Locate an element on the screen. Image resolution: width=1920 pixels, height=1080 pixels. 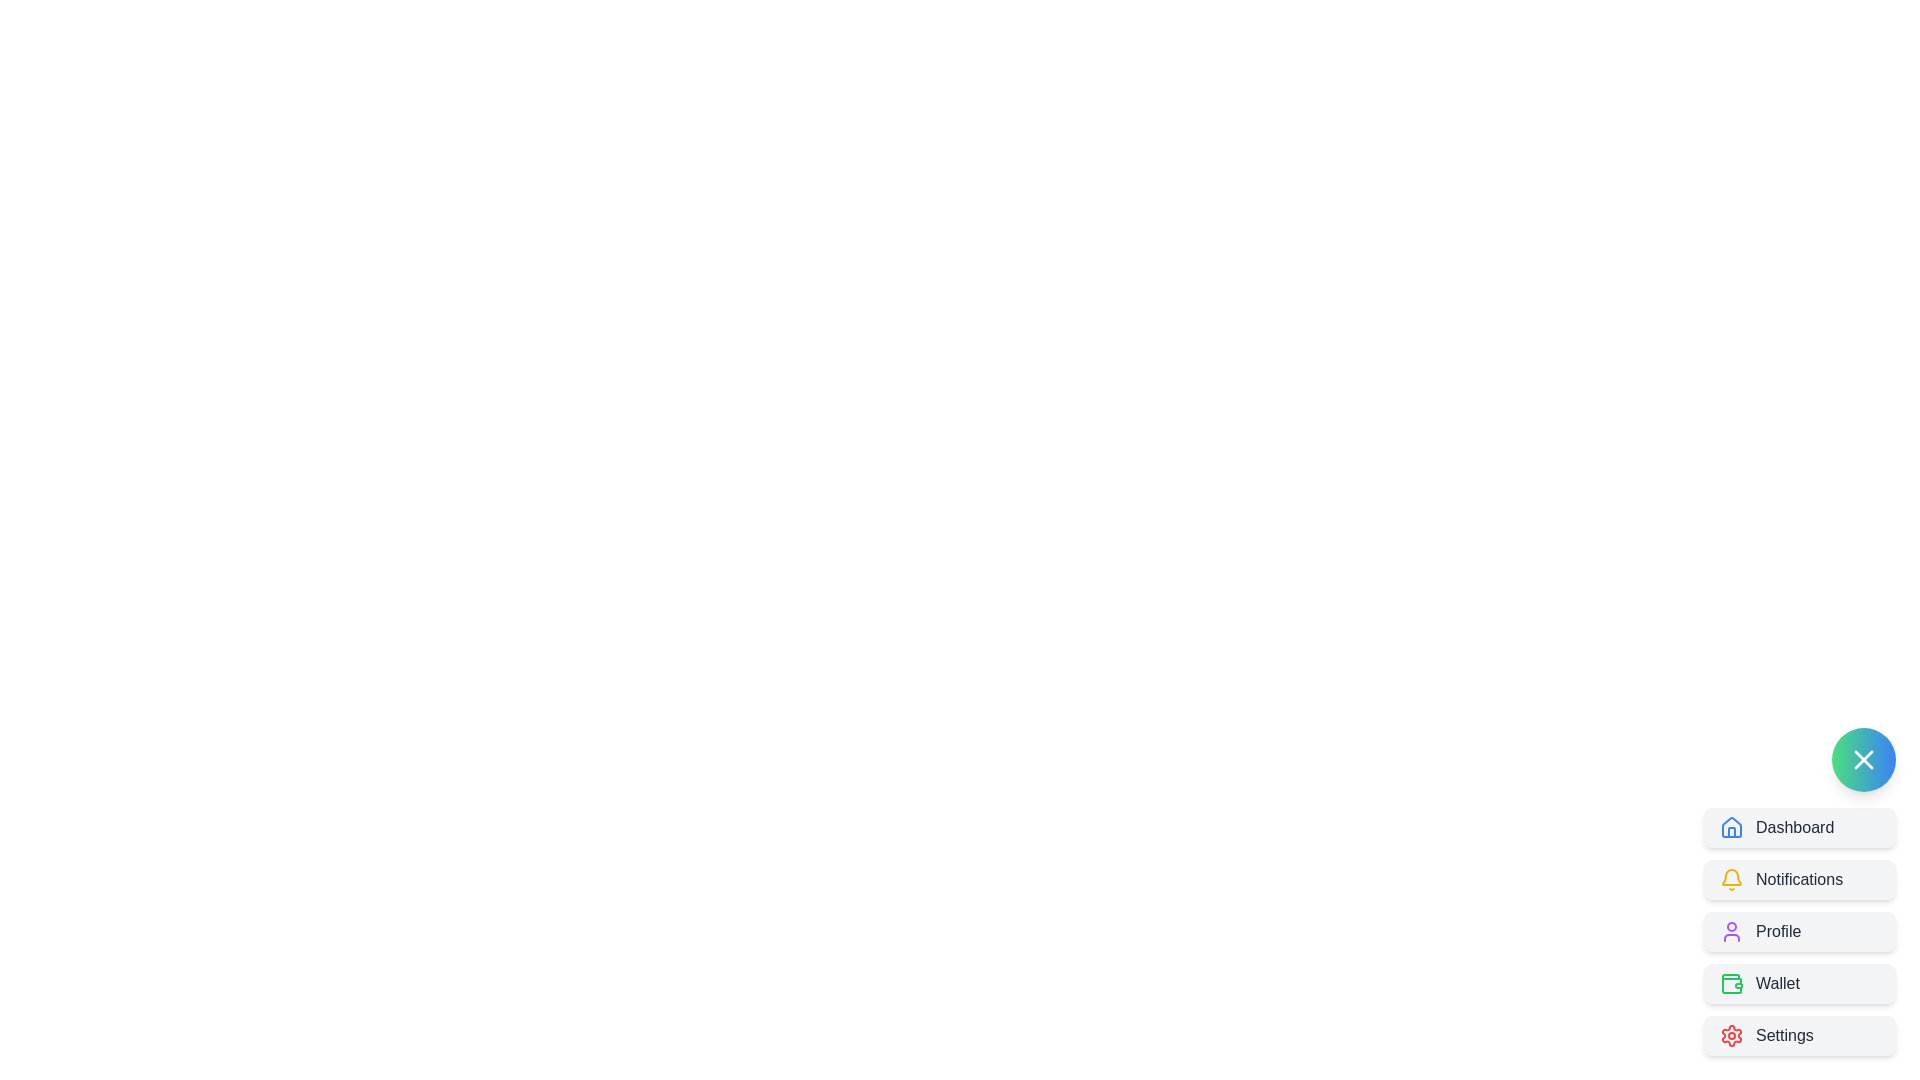
the interactive button located at the bottom-right corner of the interface, which is used for closing or dismissing items, represented by an 'X' symbol is located at coordinates (1862, 759).